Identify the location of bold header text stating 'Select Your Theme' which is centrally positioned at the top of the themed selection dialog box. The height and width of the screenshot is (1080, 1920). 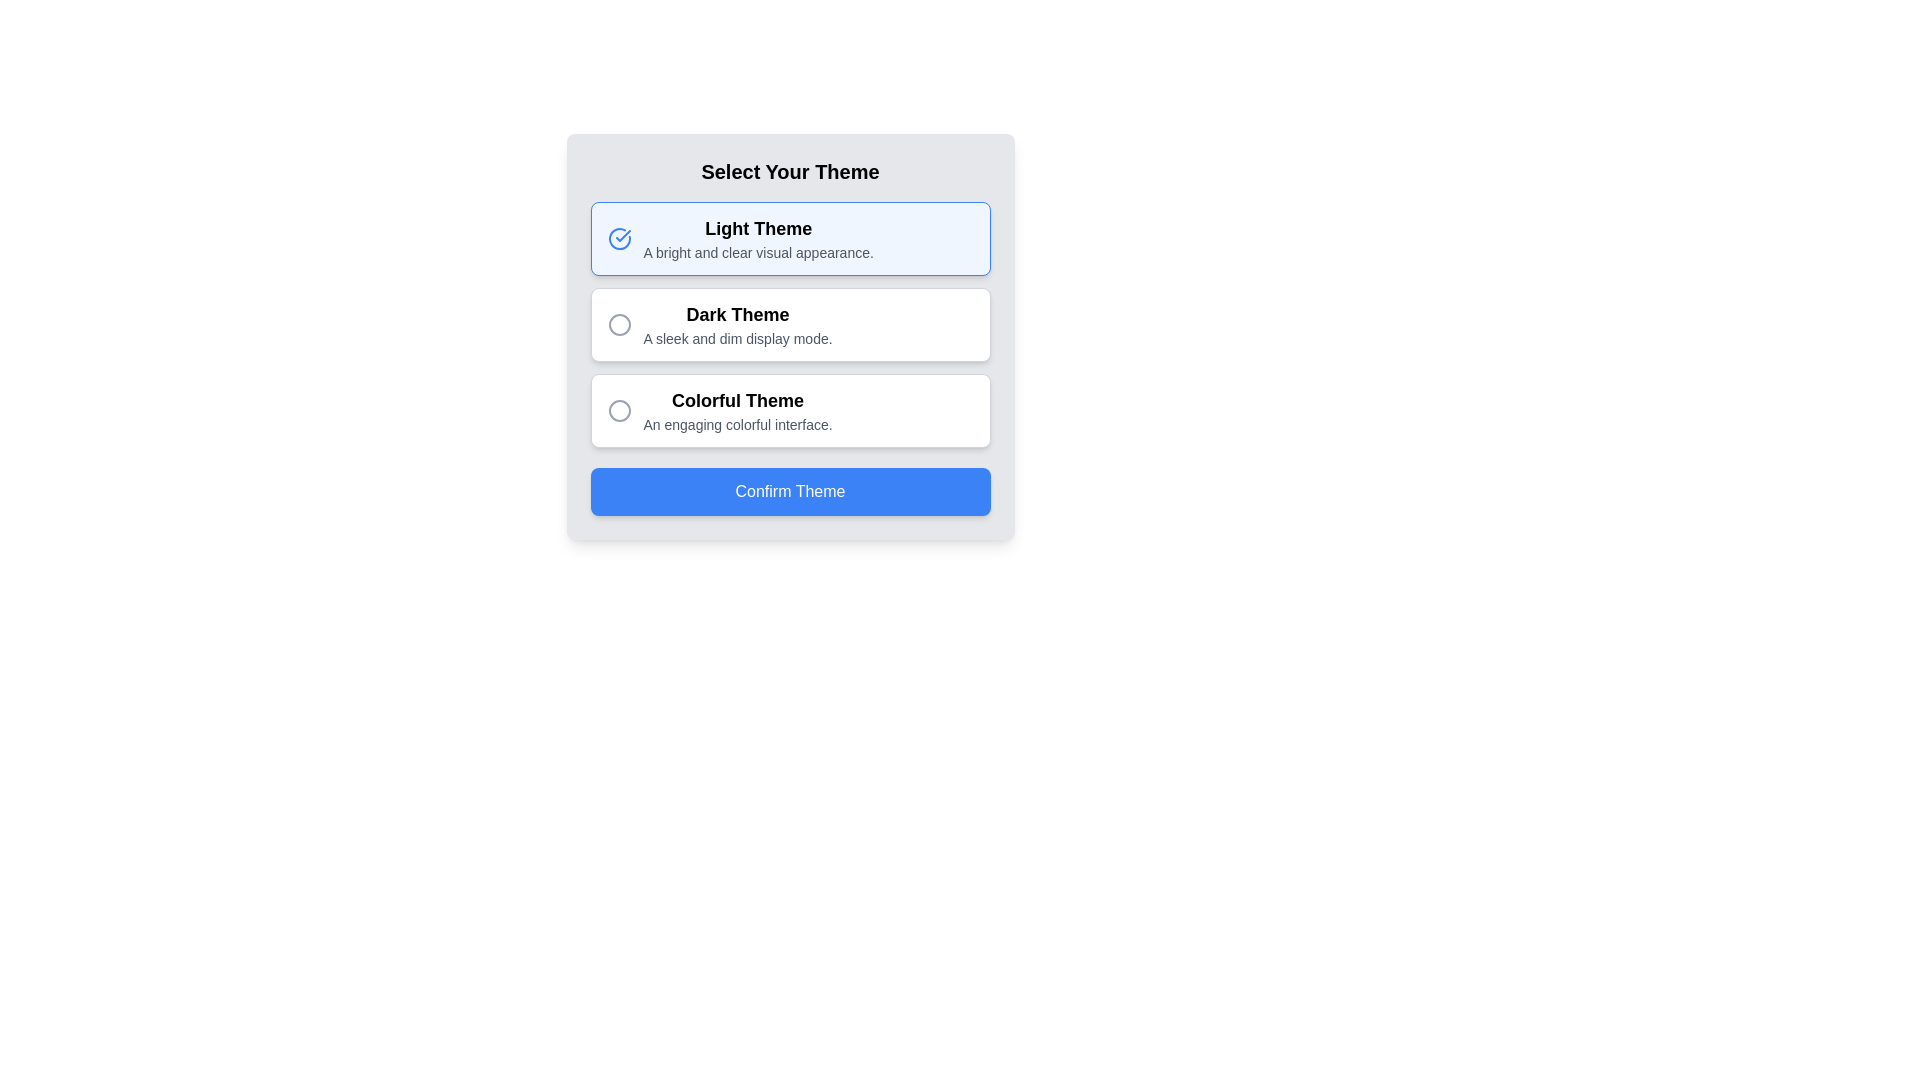
(789, 171).